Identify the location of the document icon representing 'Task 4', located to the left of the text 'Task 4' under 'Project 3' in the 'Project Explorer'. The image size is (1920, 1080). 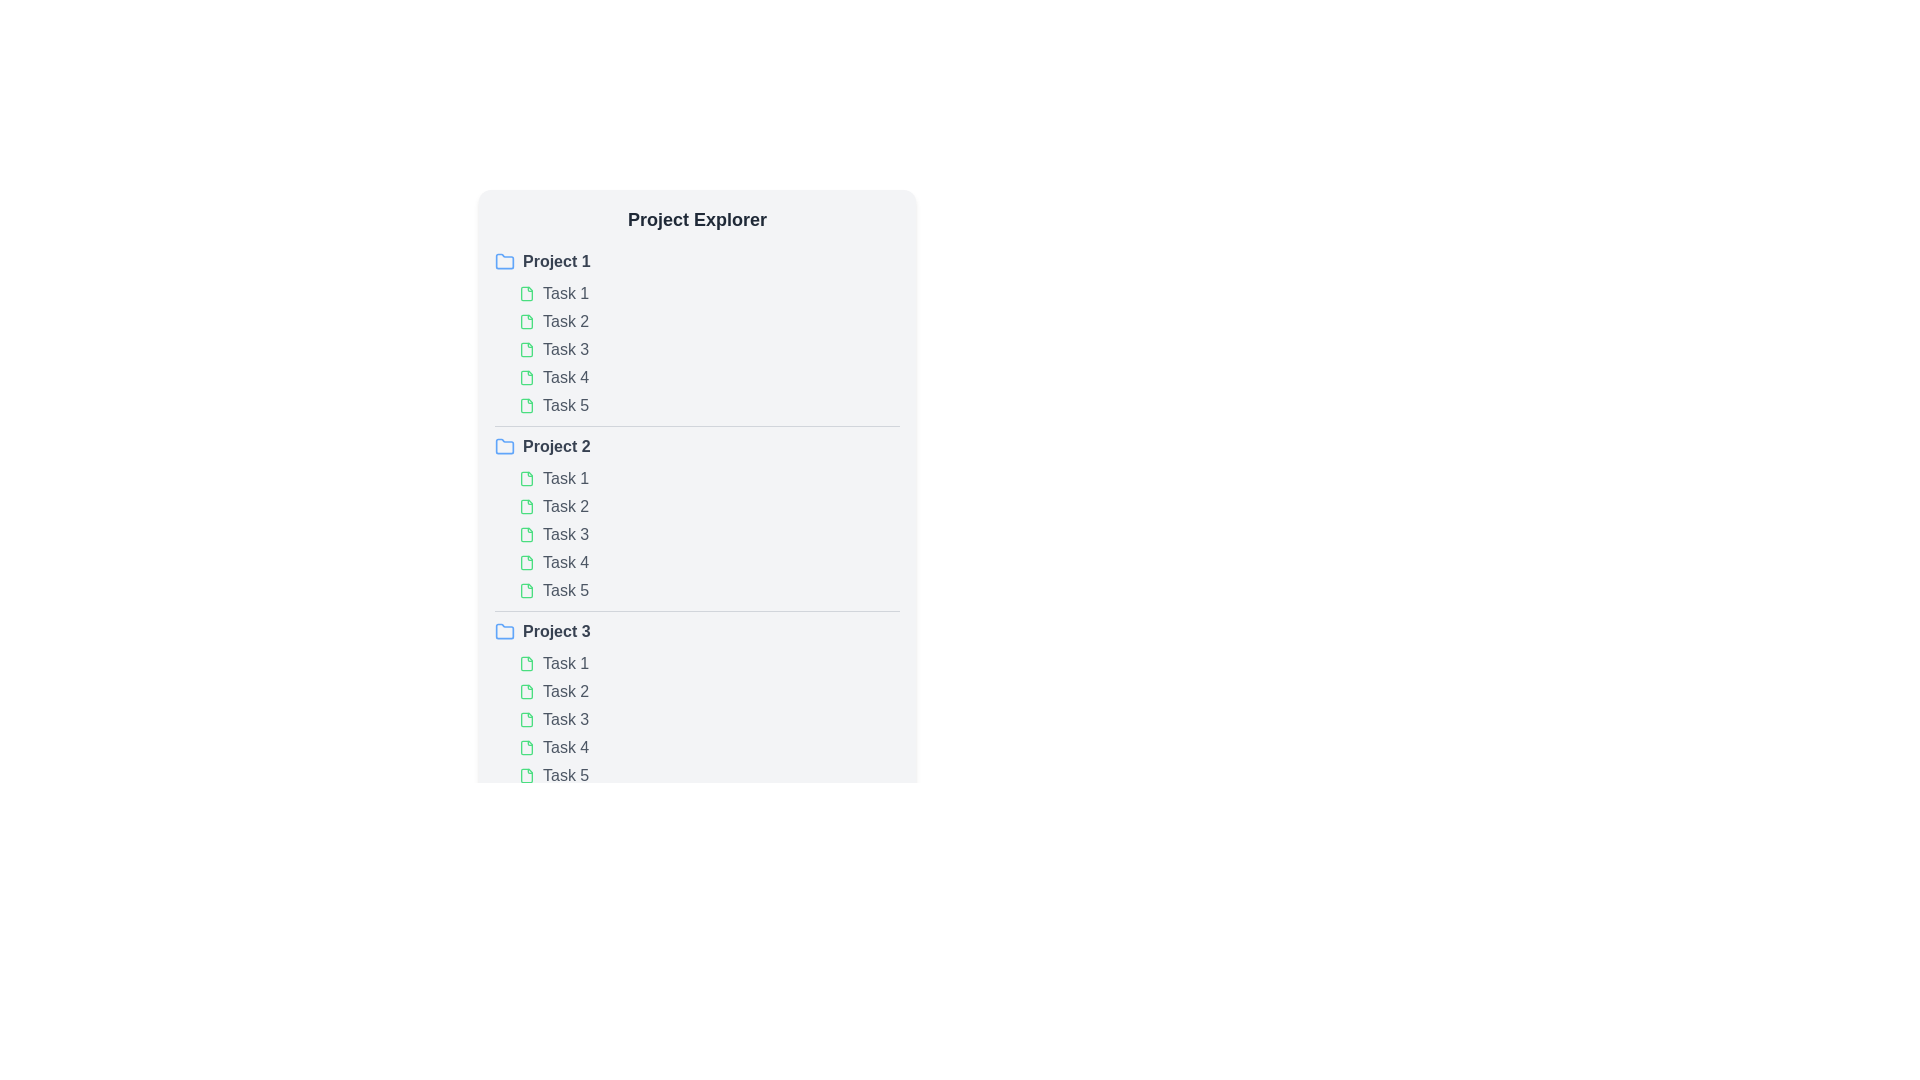
(527, 748).